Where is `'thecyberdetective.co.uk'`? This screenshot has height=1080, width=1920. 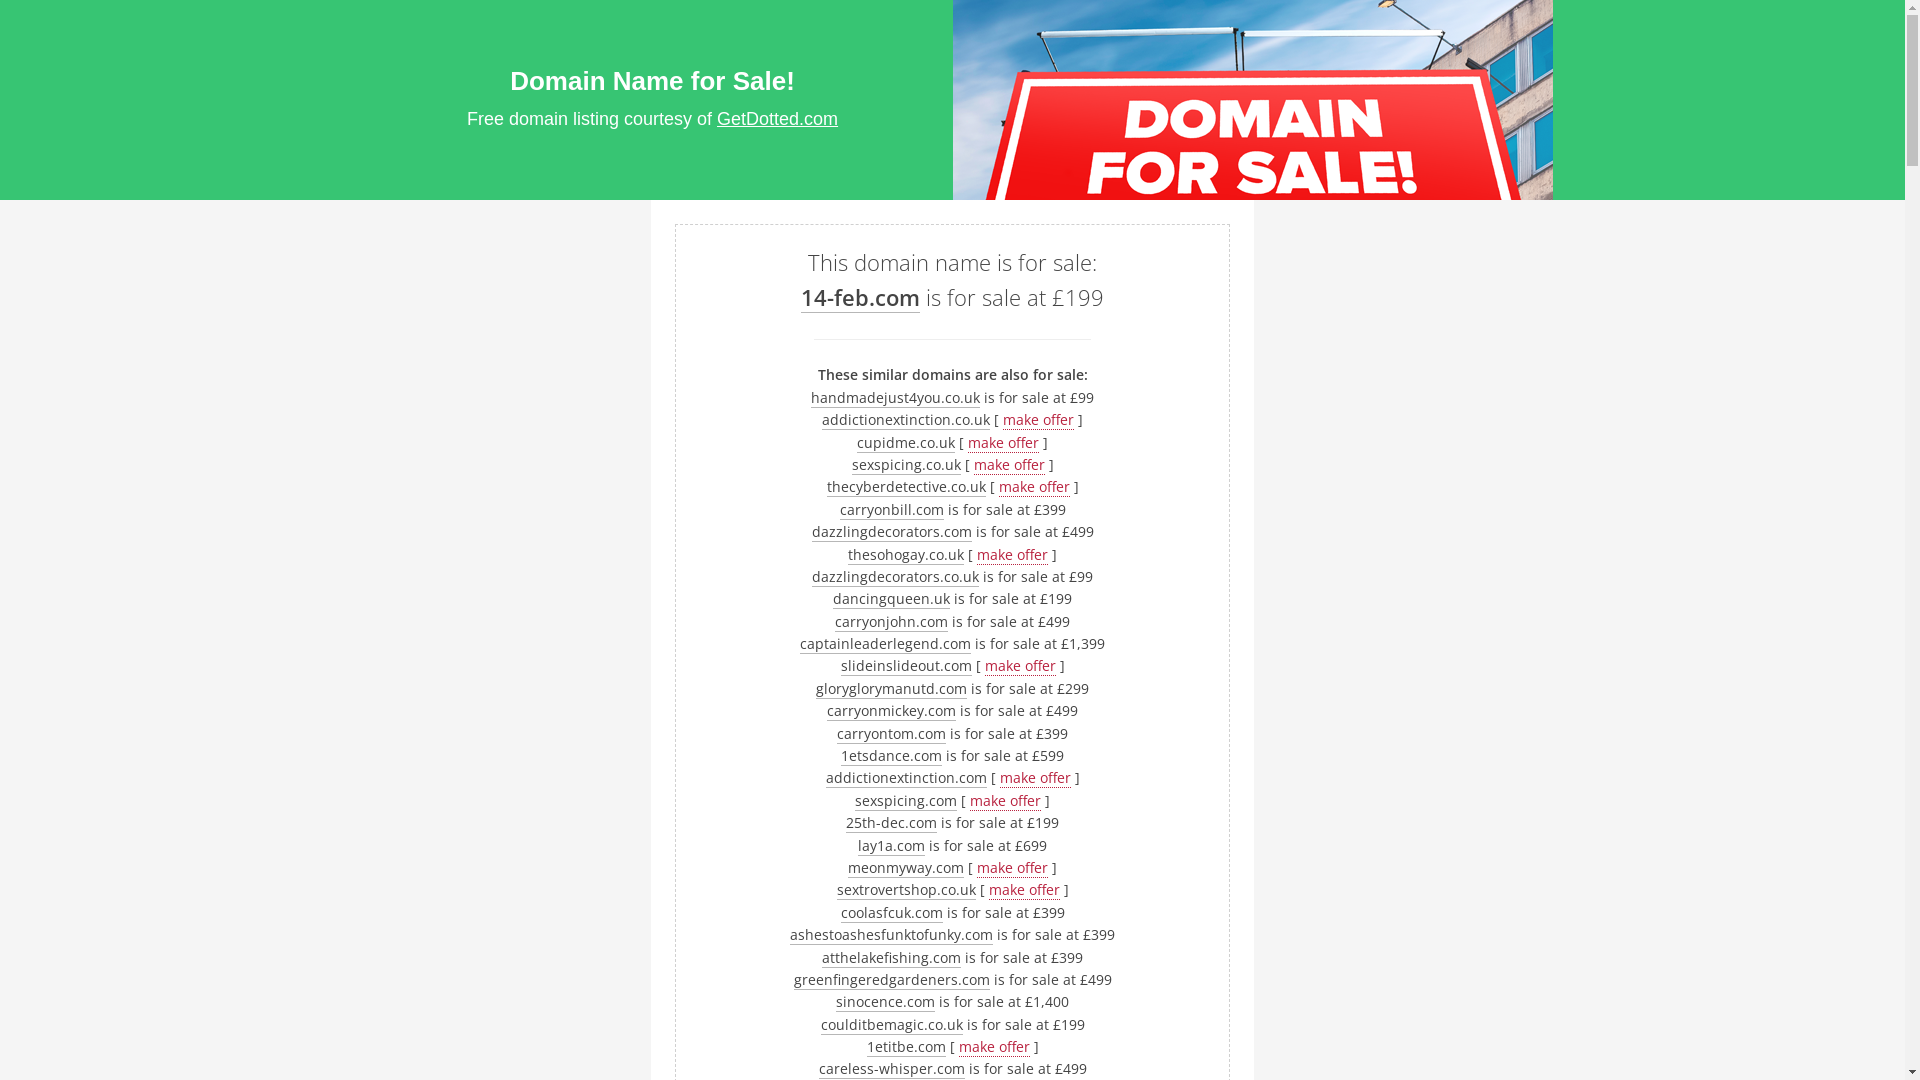 'thecyberdetective.co.uk' is located at coordinates (904, 486).